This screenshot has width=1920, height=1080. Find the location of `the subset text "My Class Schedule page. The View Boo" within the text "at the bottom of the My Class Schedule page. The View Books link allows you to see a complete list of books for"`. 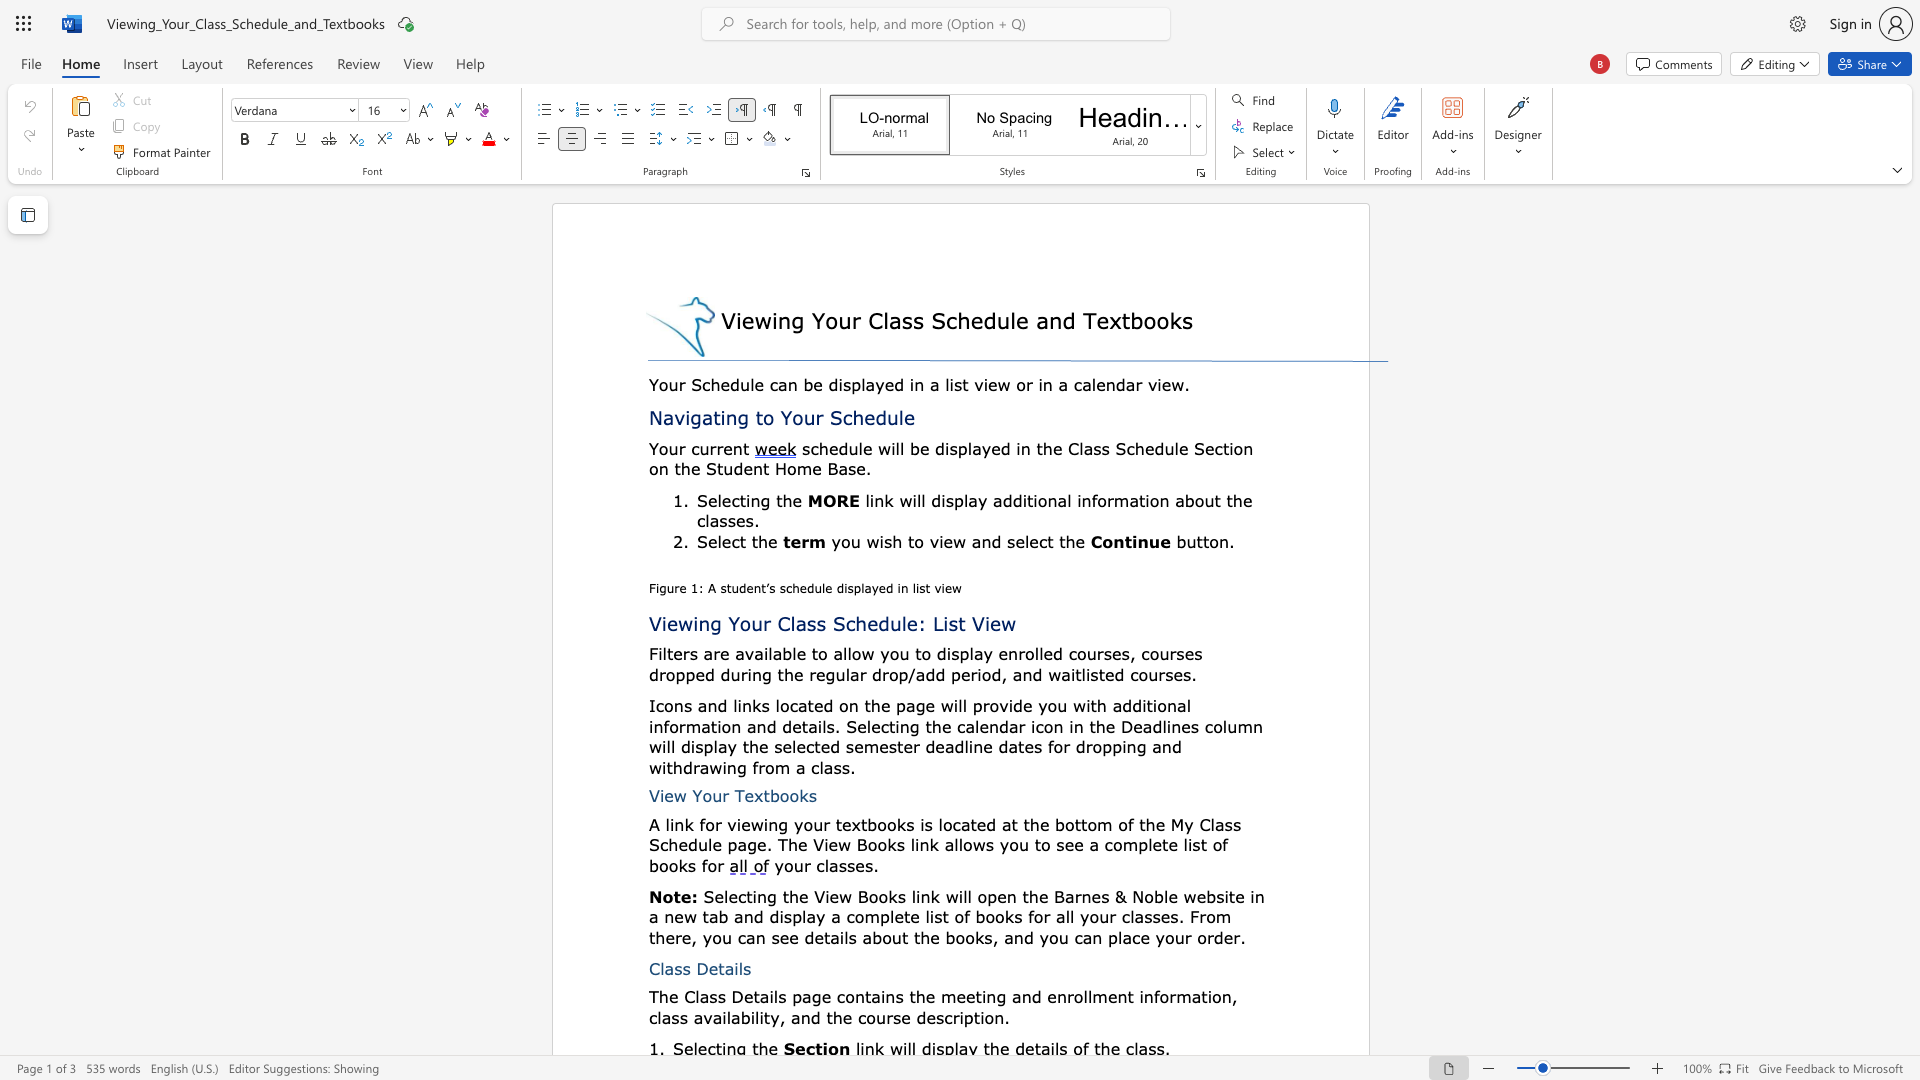

the subset text "My Class Schedule page. The View Boo" within the text "at the bottom of the My Class Schedule page. The View Books link allows you to see a complete list of books for" is located at coordinates (1170, 824).